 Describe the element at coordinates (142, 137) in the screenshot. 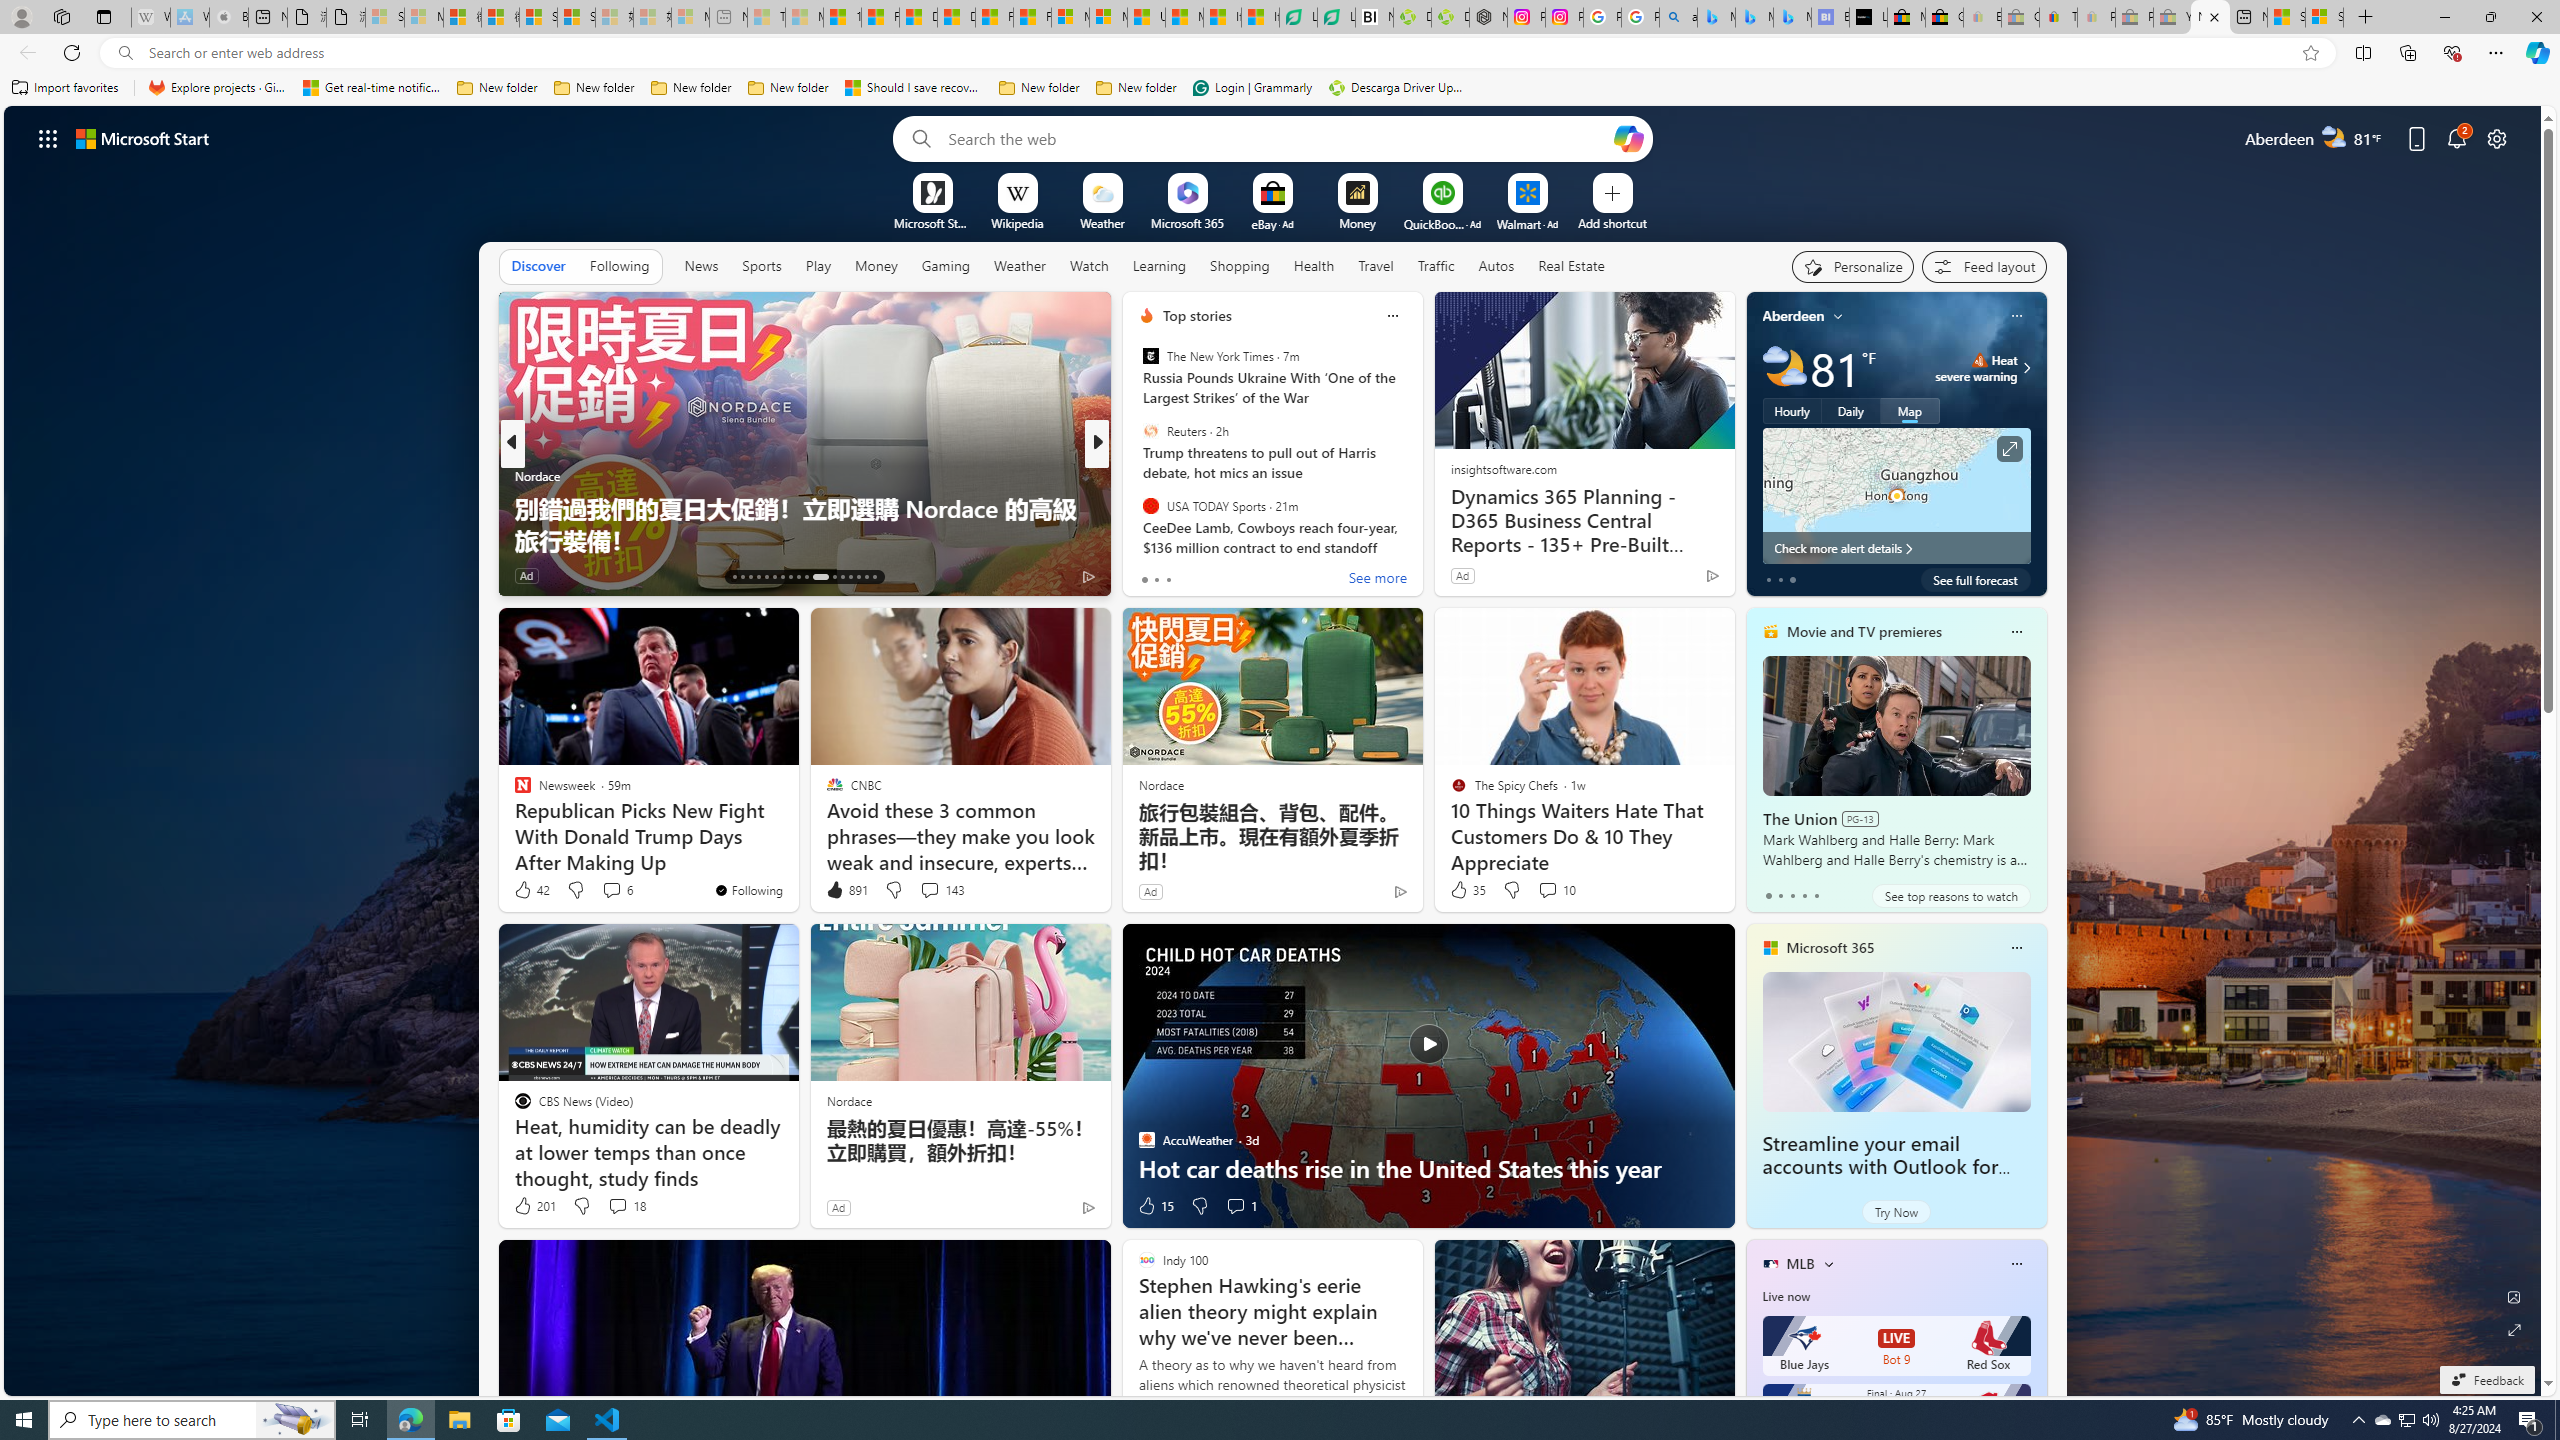

I see `'Microsoft start'` at that location.